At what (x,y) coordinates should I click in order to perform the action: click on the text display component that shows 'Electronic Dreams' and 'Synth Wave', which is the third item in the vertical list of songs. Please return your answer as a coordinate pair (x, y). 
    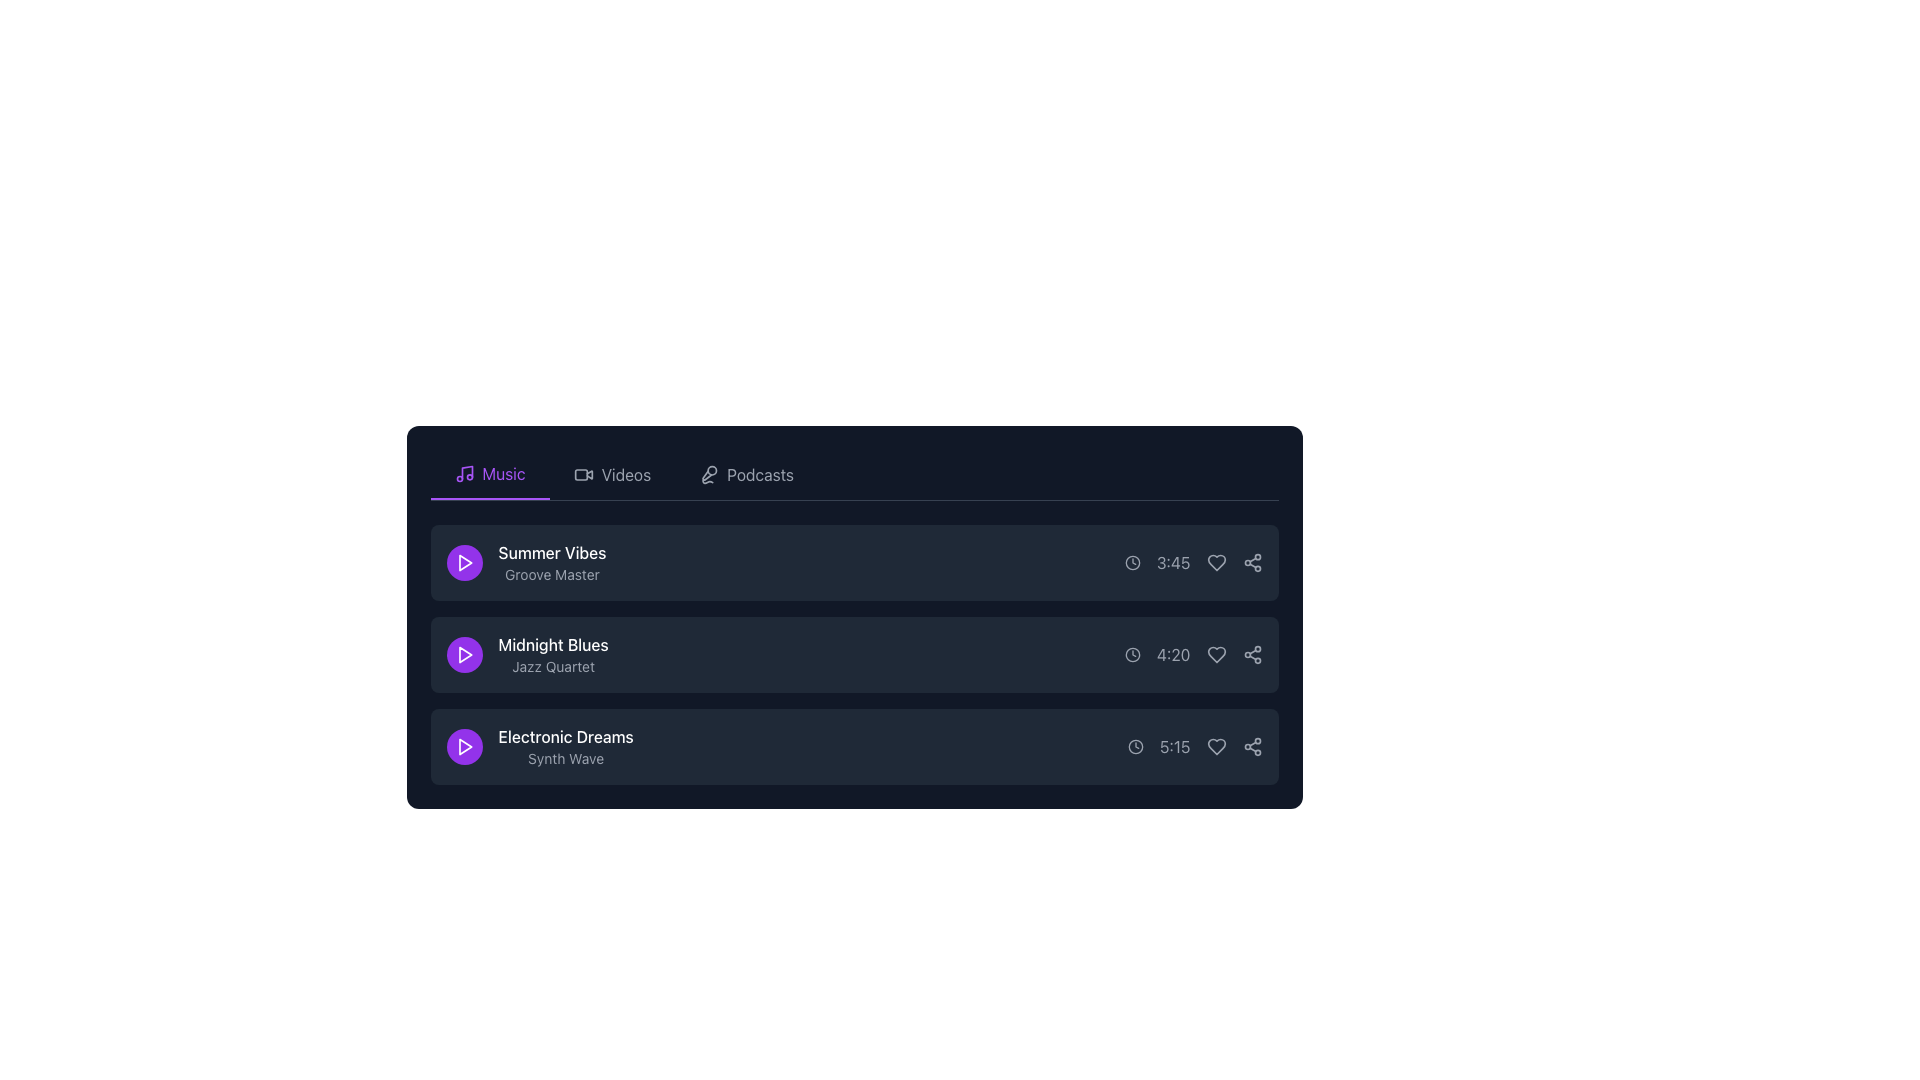
    Looking at the image, I should click on (565, 747).